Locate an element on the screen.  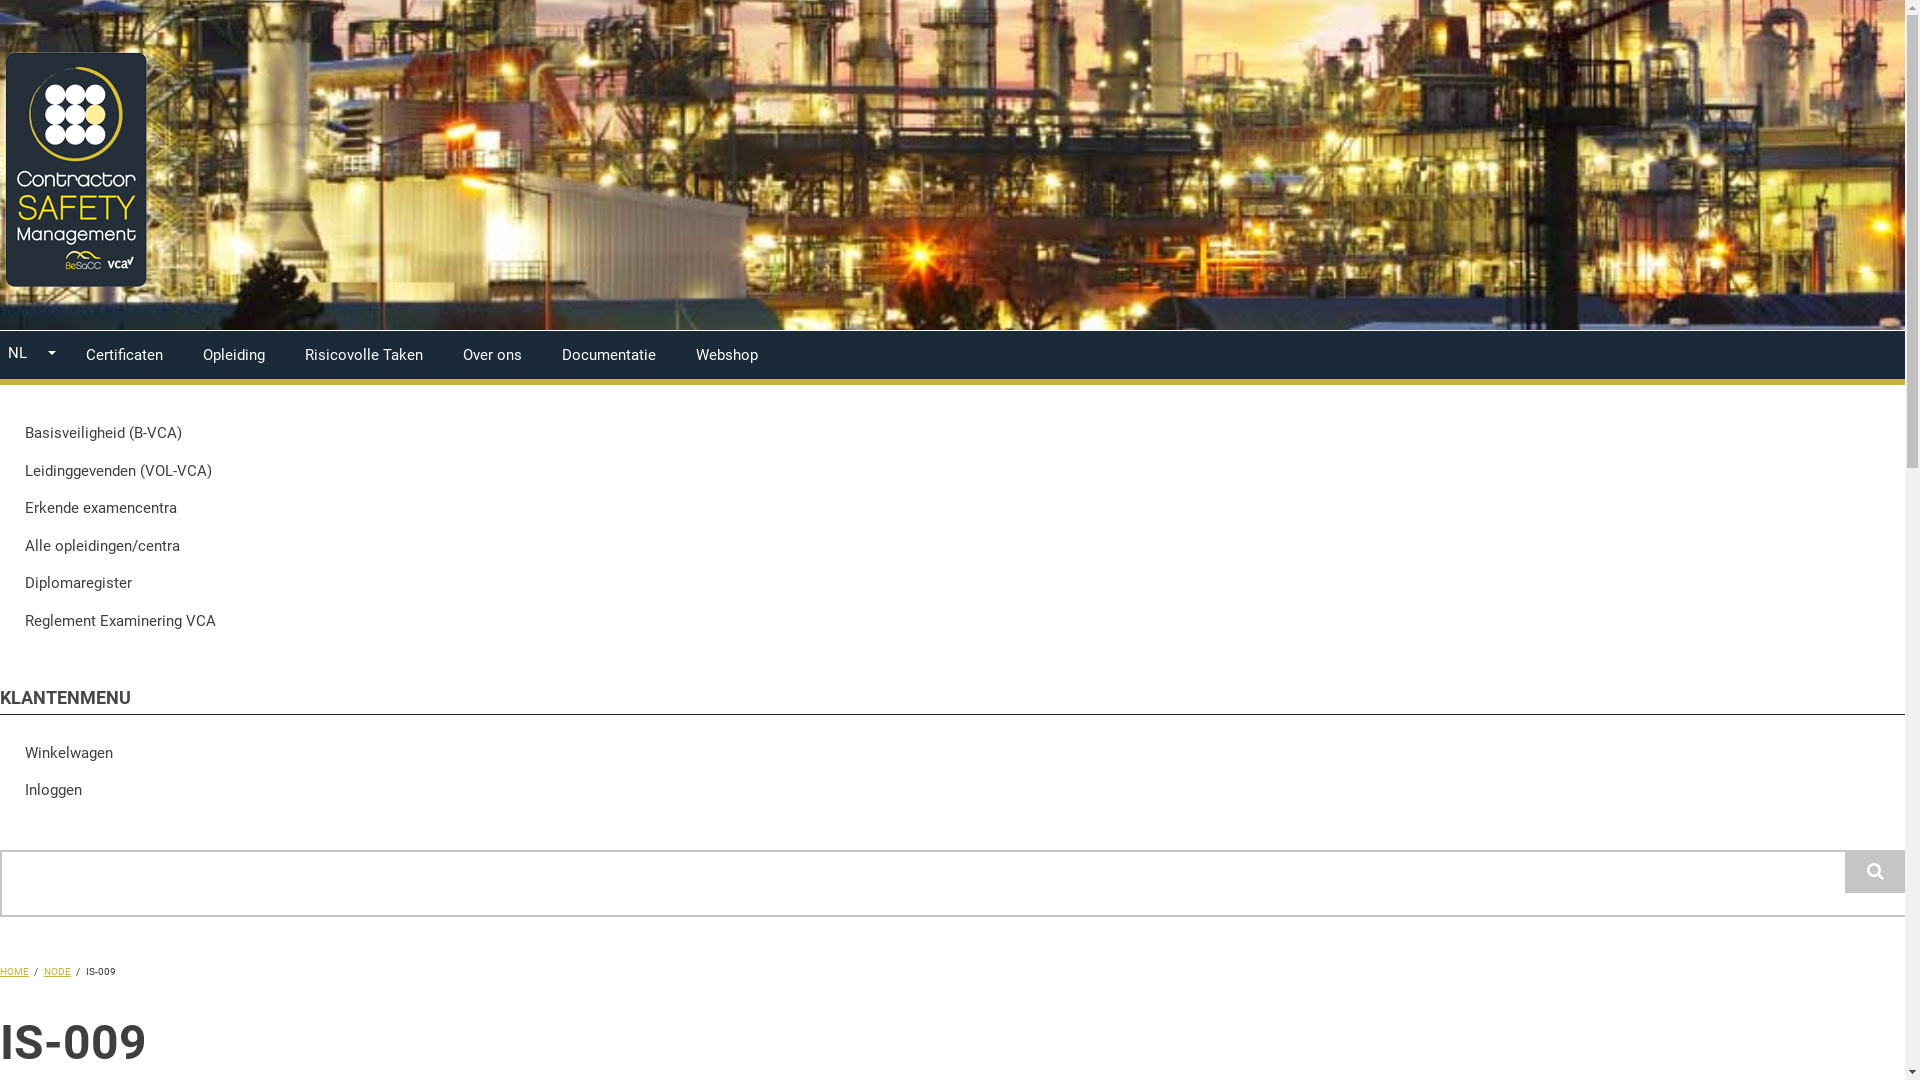
'HOME' is located at coordinates (14, 970).